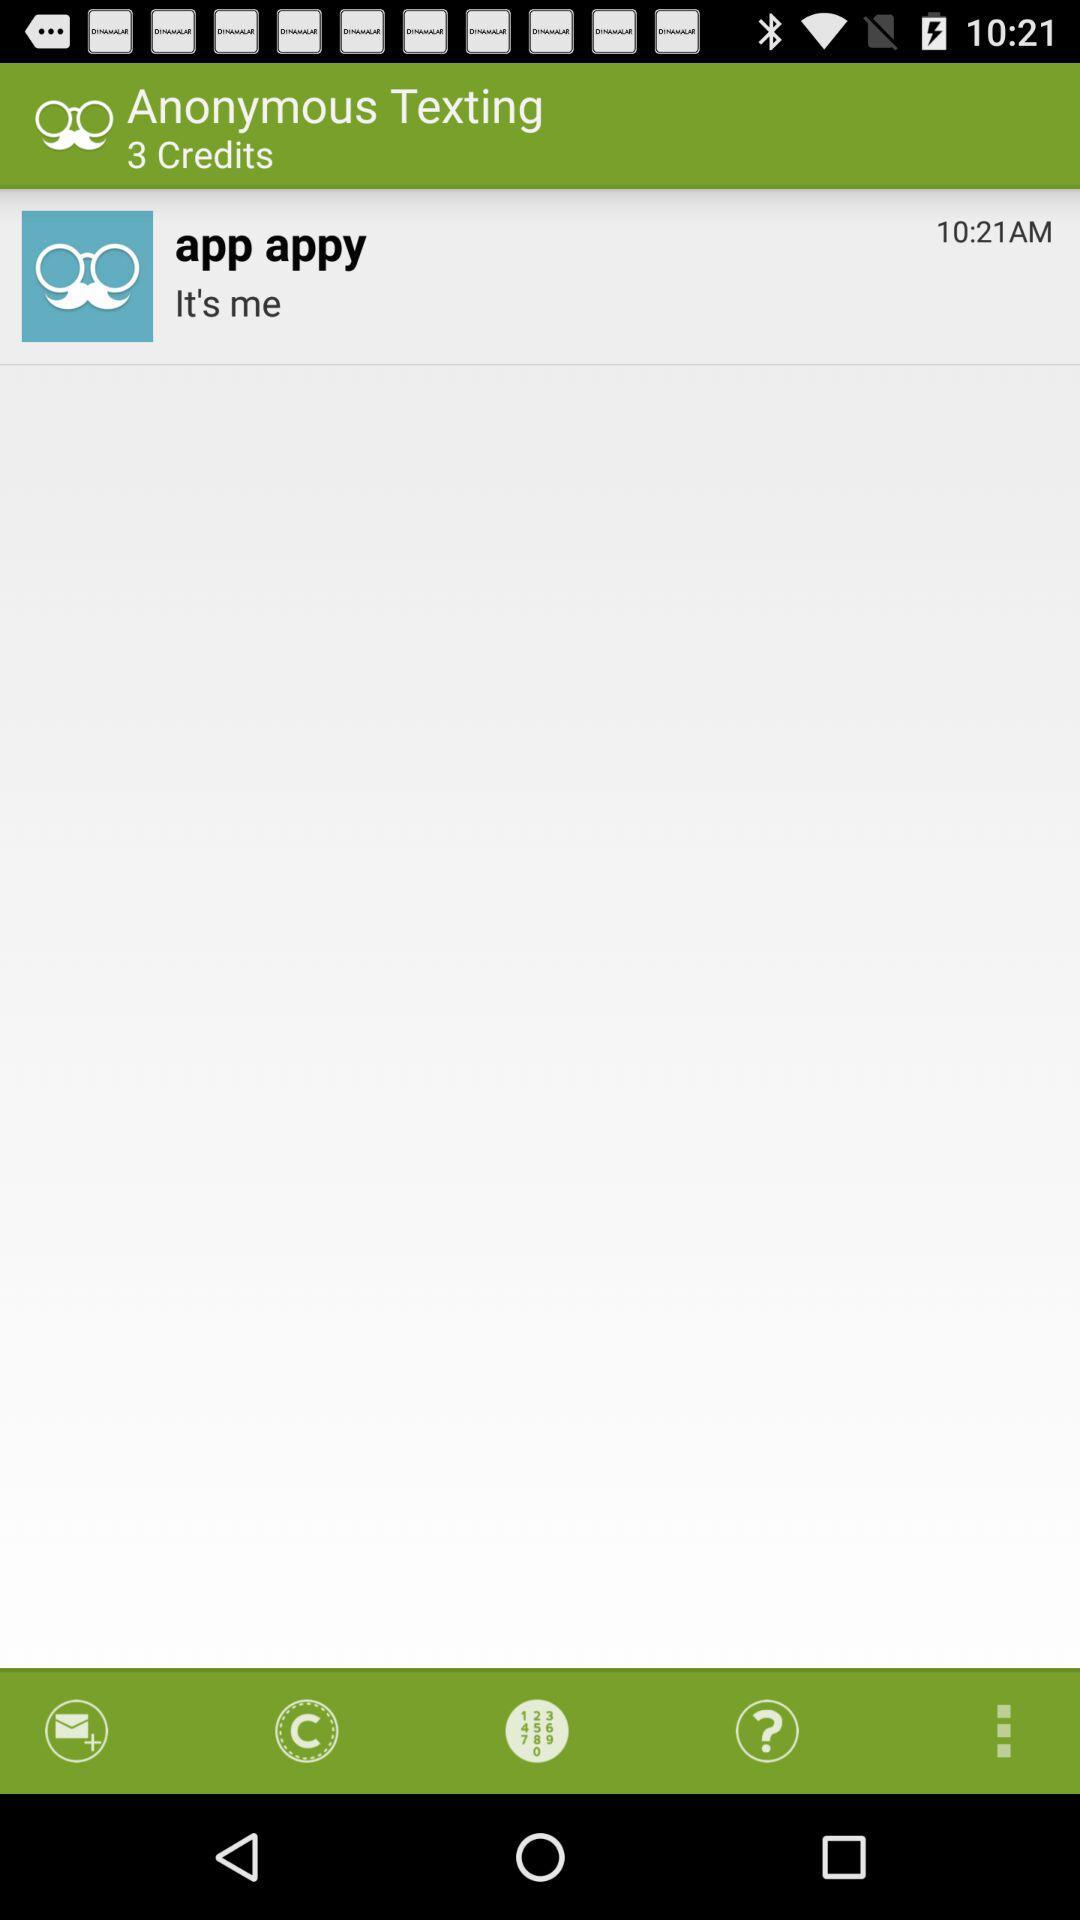 Image resolution: width=1080 pixels, height=1920 pixels. Describe the element at coordinates (994, 226) in the screenshot. I see `10:21am item` at that location.